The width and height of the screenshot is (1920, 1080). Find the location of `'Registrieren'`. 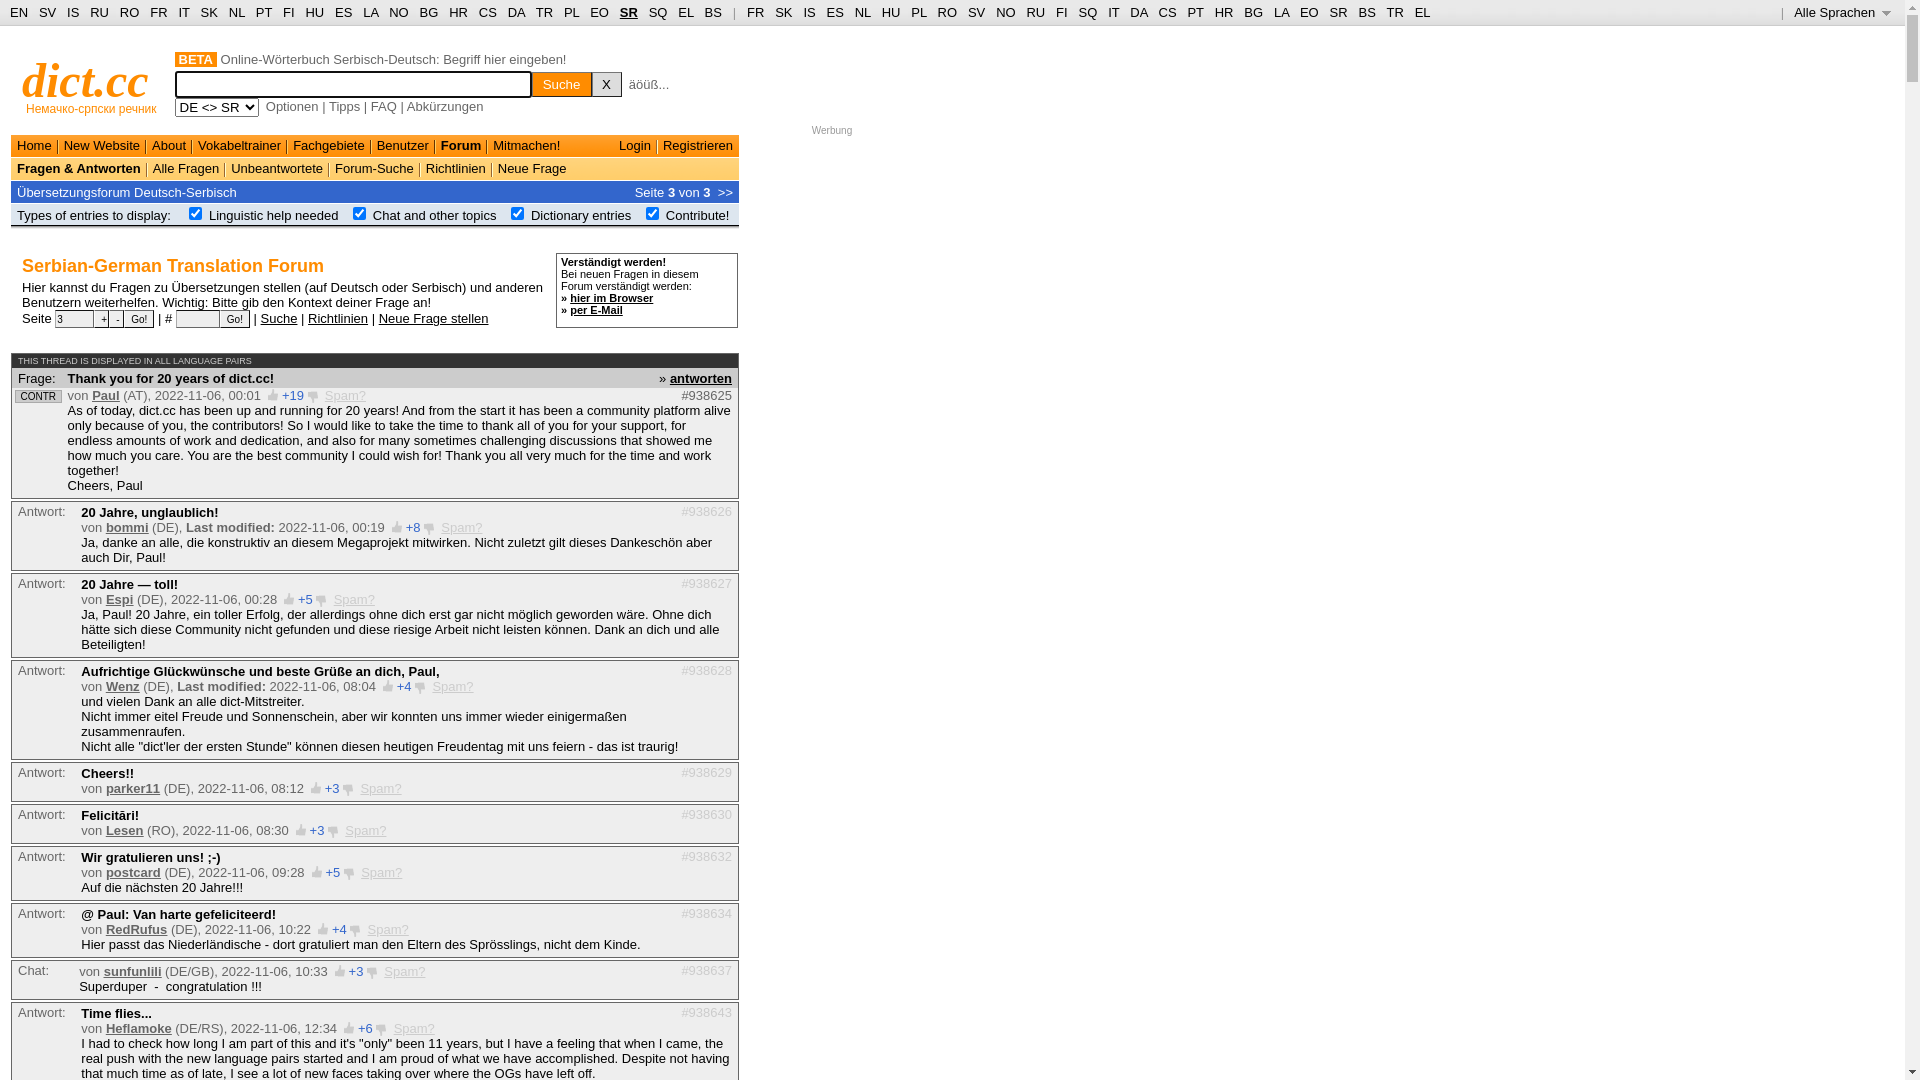

'Registrieren' is located at coordinates (662, 144).